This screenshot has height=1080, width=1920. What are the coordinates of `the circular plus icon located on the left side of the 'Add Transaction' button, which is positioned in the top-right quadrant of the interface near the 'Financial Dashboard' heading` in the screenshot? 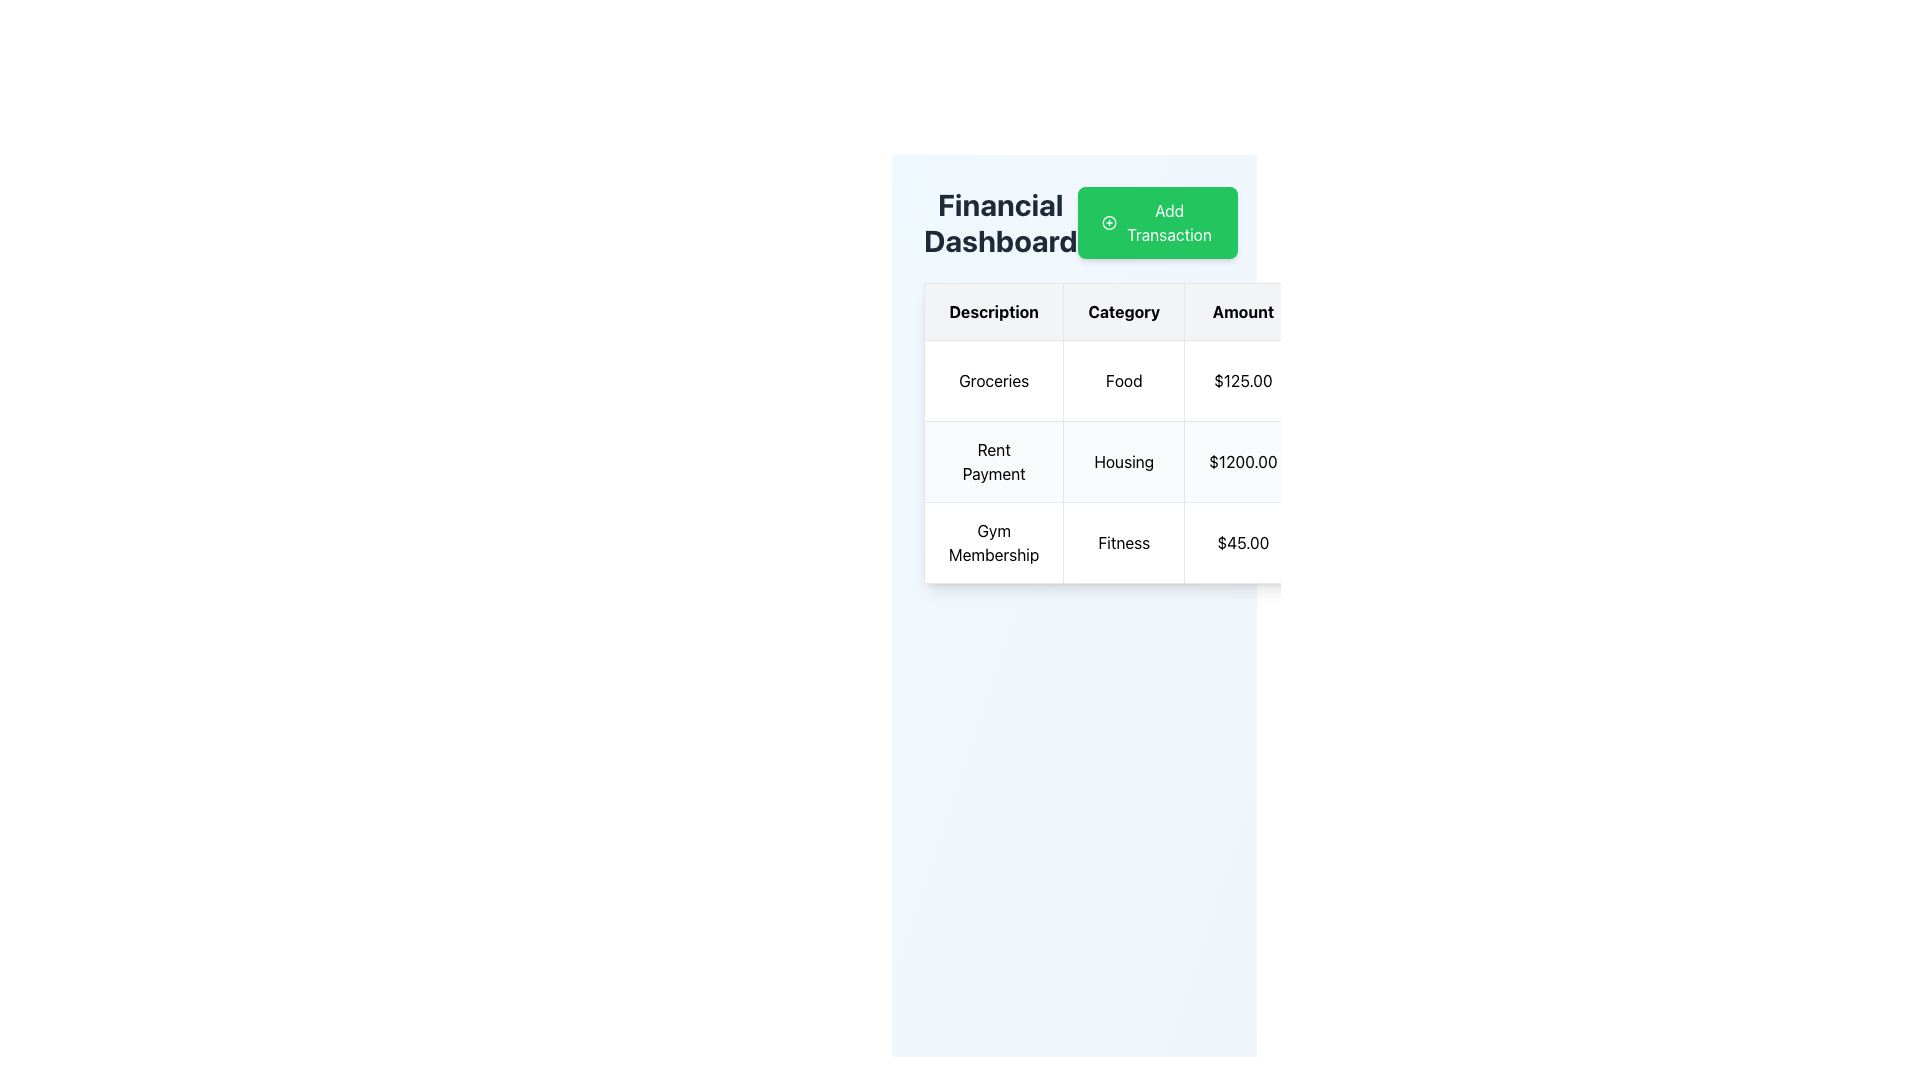 It's located at (1108, 223).